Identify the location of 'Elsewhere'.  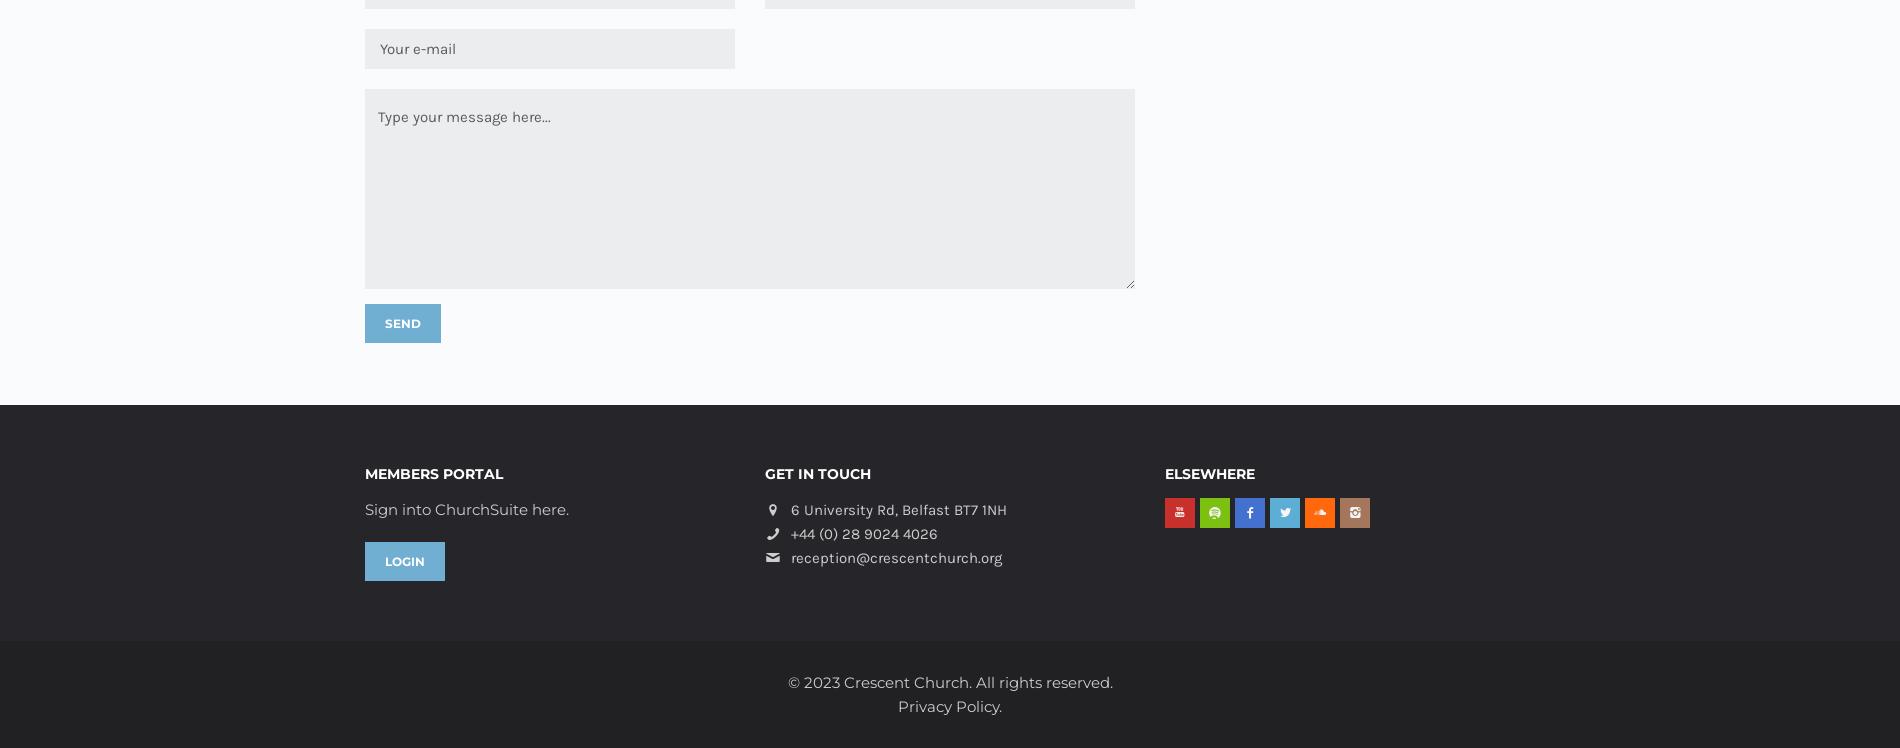
(1208, 474).